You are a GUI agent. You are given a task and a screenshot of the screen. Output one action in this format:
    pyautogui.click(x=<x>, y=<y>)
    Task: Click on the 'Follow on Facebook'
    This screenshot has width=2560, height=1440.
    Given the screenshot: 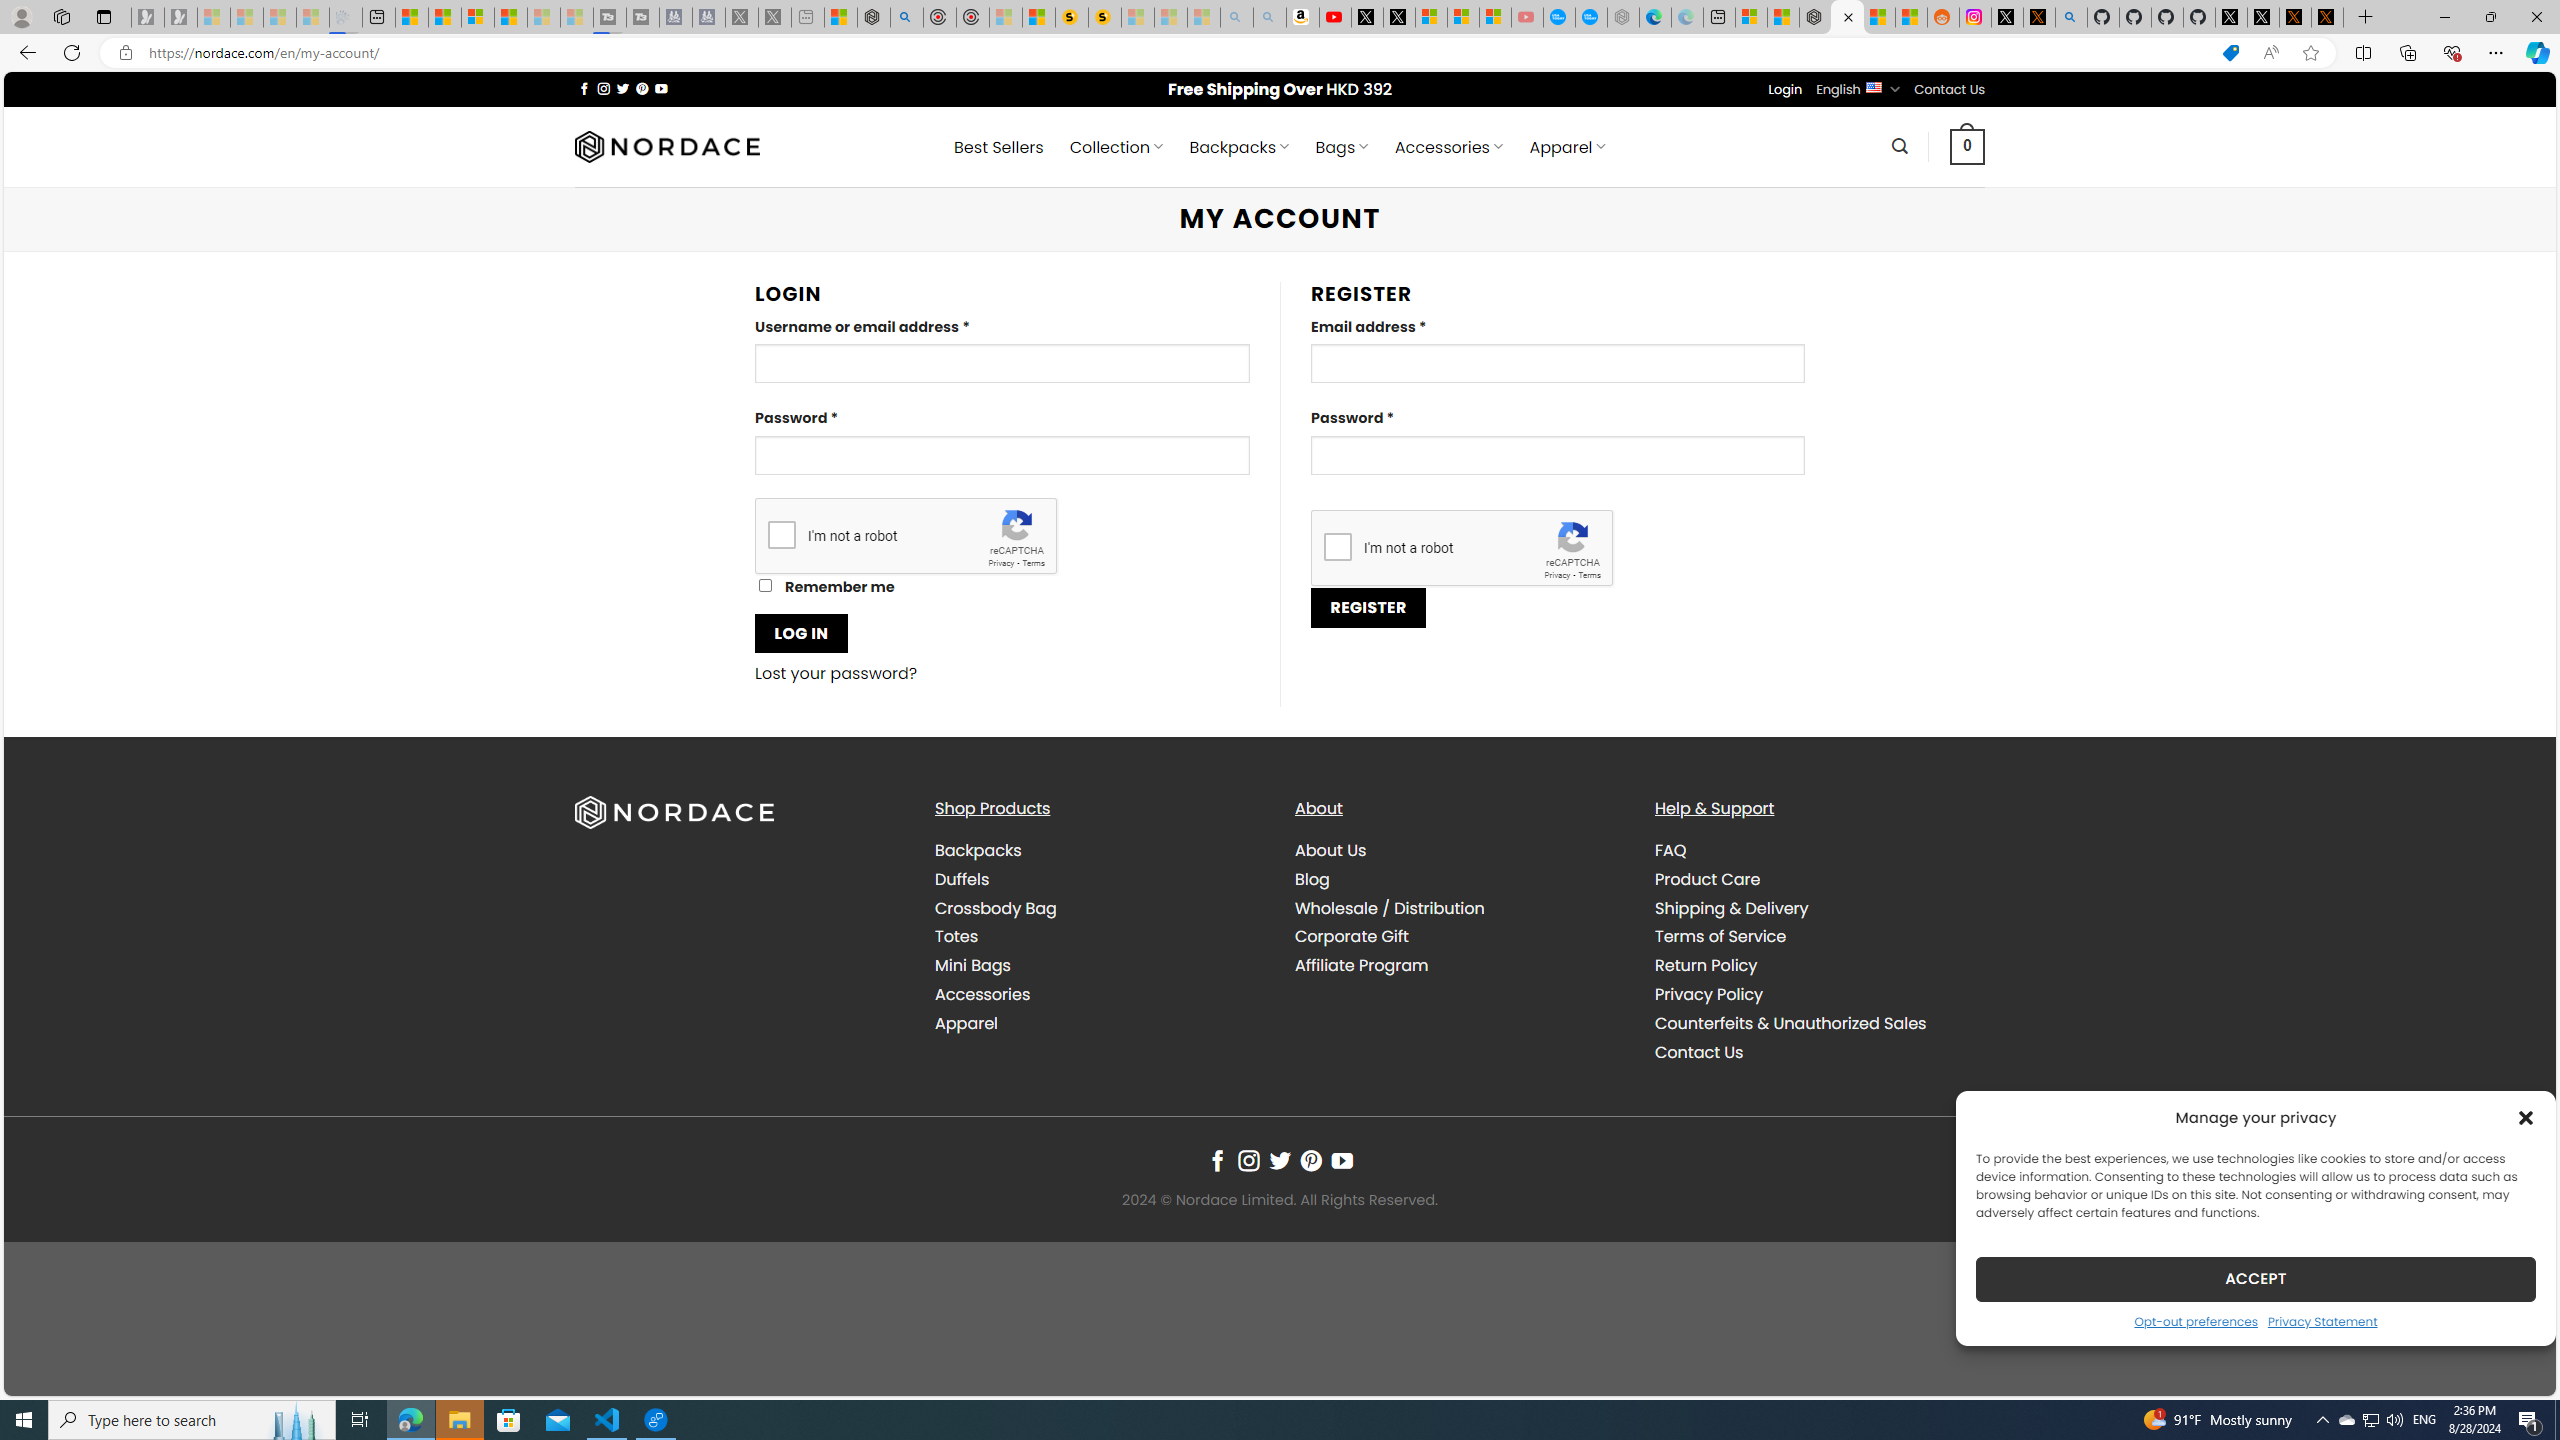 What is the action you would take?
    pyautogui.click(x=1216, y=1160)
    